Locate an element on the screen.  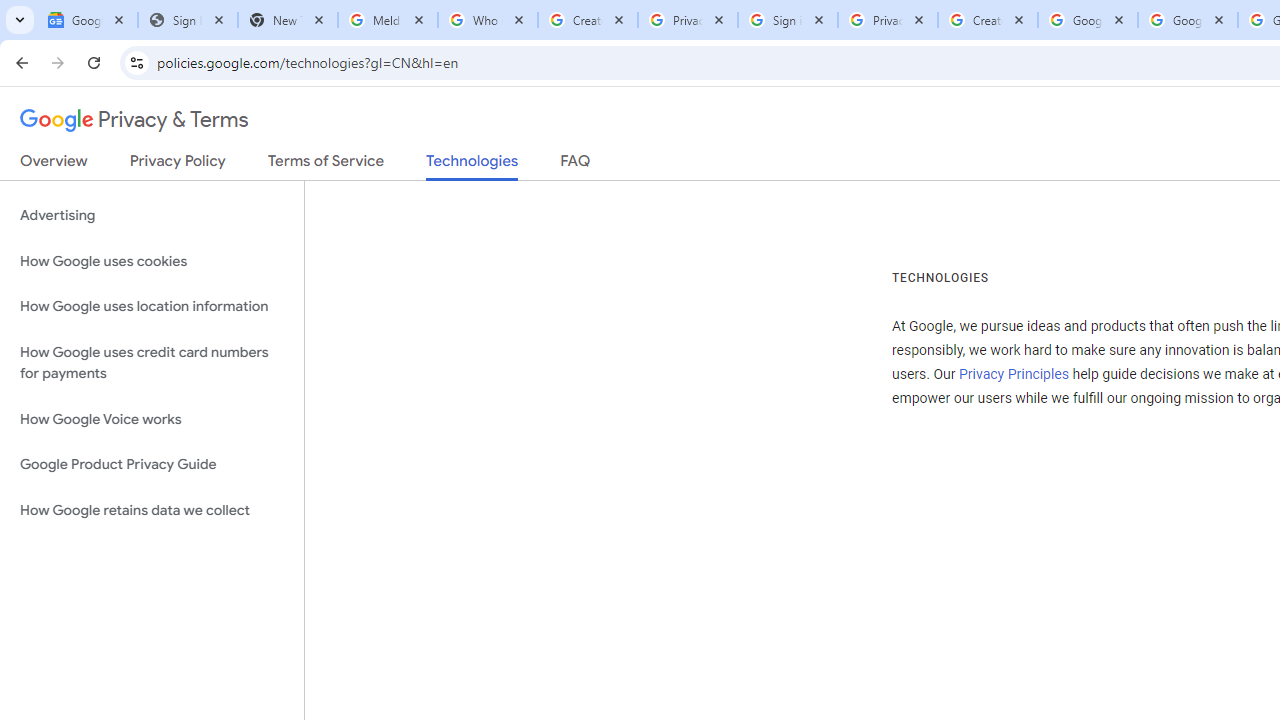
'Sign In - USA TODAY' is located at coordinates (188, 20).